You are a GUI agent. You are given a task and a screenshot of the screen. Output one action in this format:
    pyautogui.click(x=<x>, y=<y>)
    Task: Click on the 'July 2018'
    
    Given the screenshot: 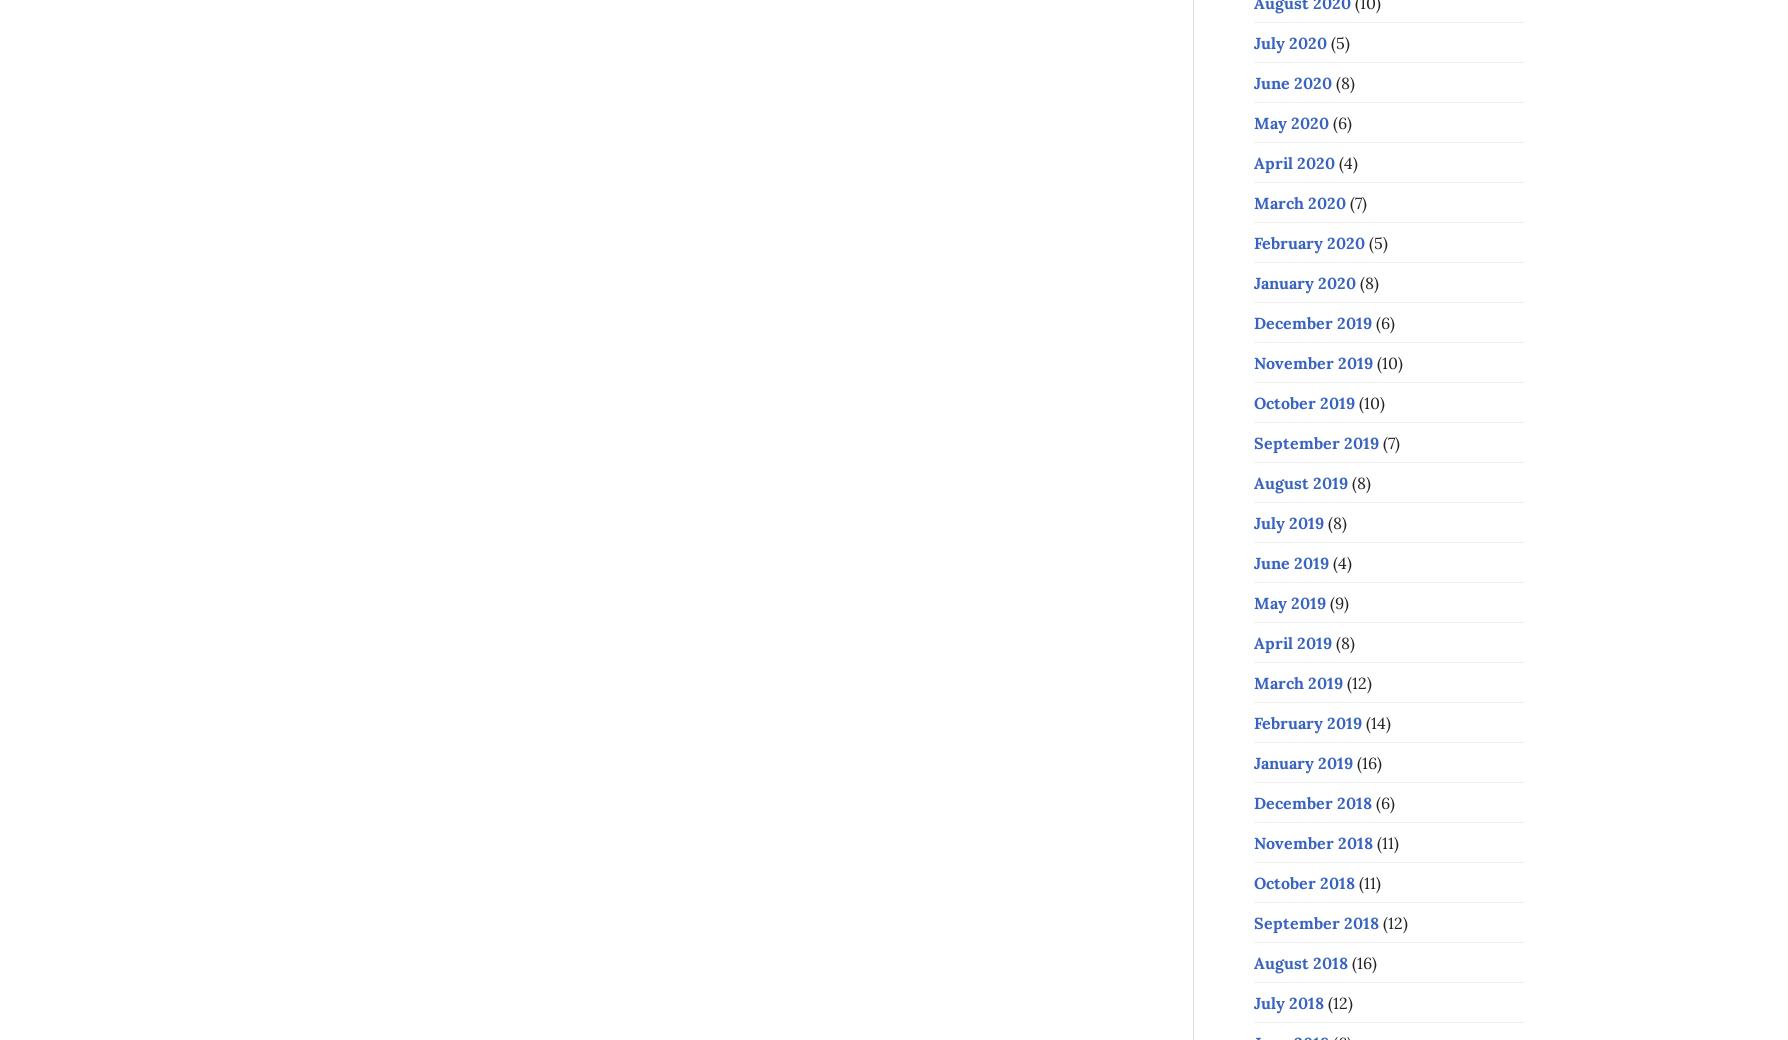 What is the action you would take?
    pyautogui.click(x=1287, y=1002)
    